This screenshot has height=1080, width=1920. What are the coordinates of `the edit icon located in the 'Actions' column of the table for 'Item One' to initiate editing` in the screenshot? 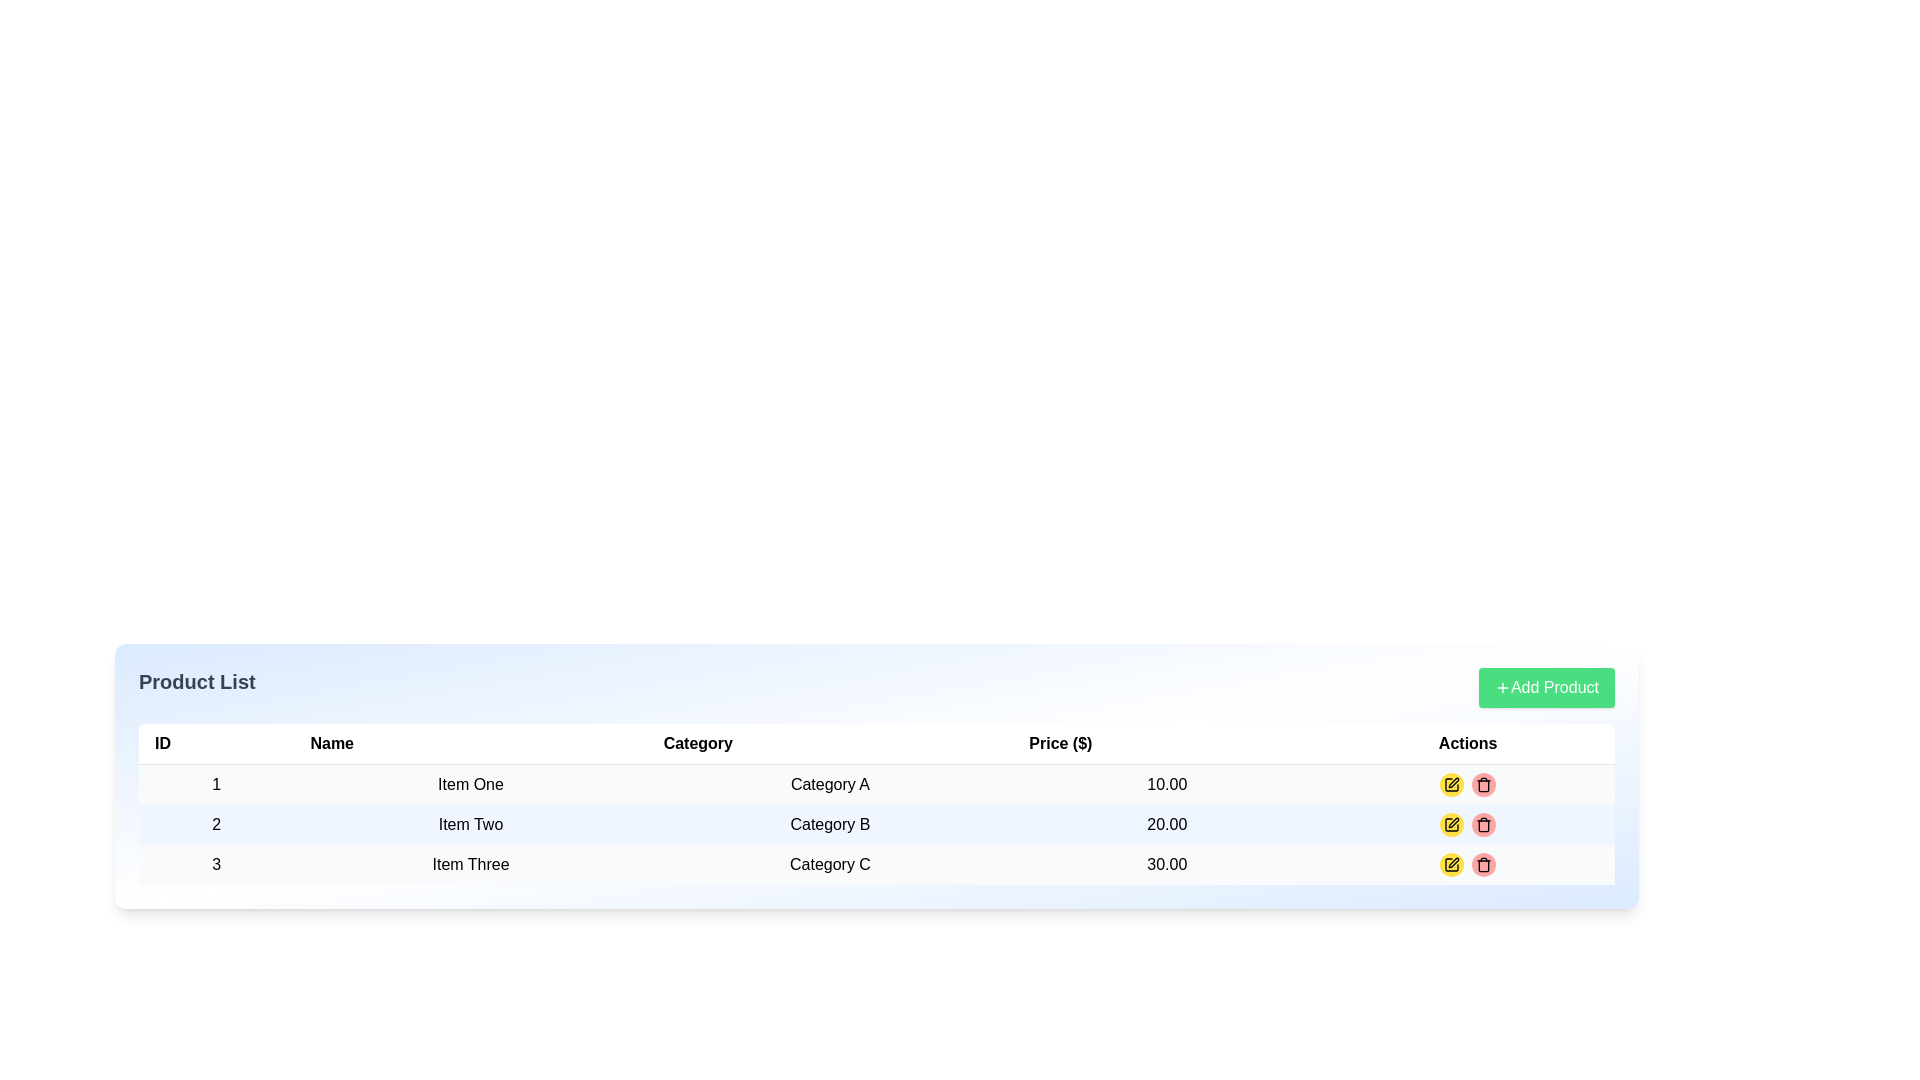 It's located at (1454, 782).